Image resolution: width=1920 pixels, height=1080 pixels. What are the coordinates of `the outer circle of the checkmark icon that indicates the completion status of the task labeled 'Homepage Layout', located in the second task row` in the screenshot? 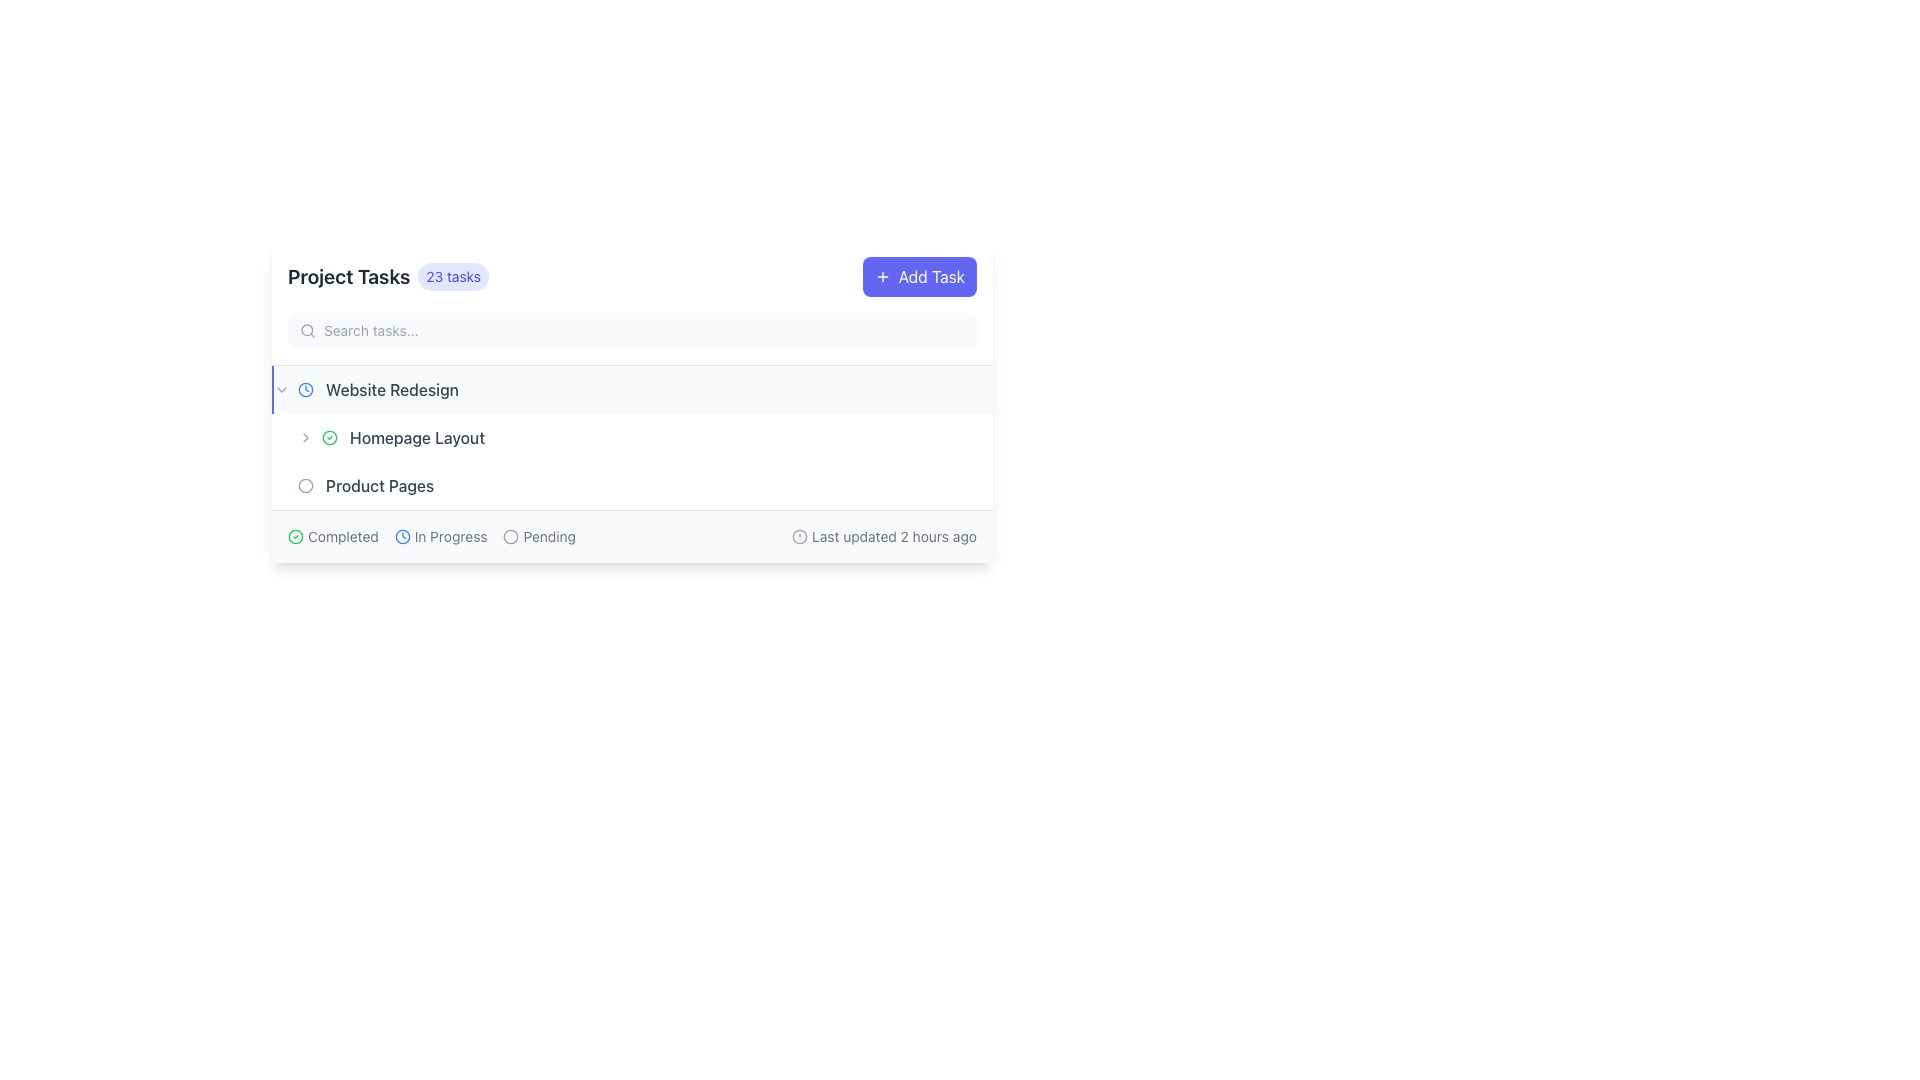 It's located at (295, 535).